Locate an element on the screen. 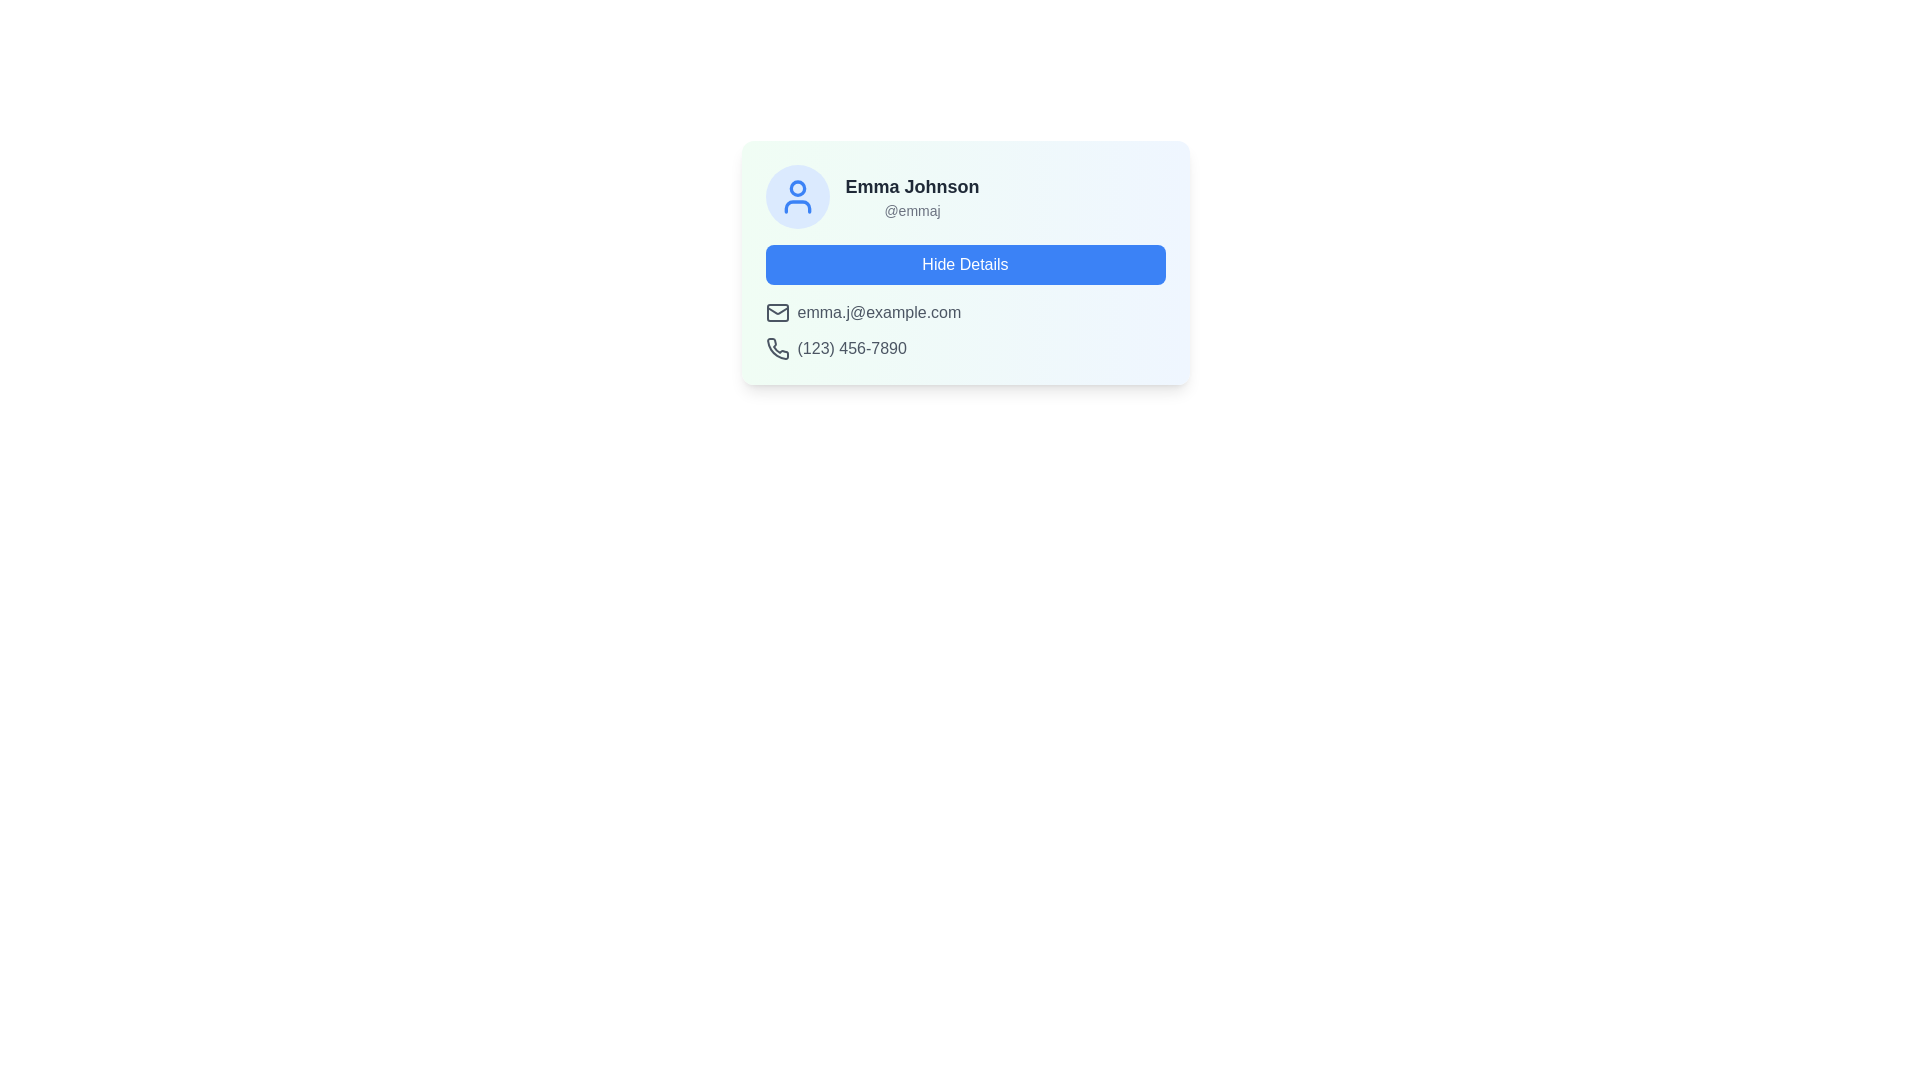 This screenshot has width=1920, height=1080. the static text label displaying the user's email address, located below the 'Hide Details' button and aligned with an envelope icon is located at coordinates (879, 312).